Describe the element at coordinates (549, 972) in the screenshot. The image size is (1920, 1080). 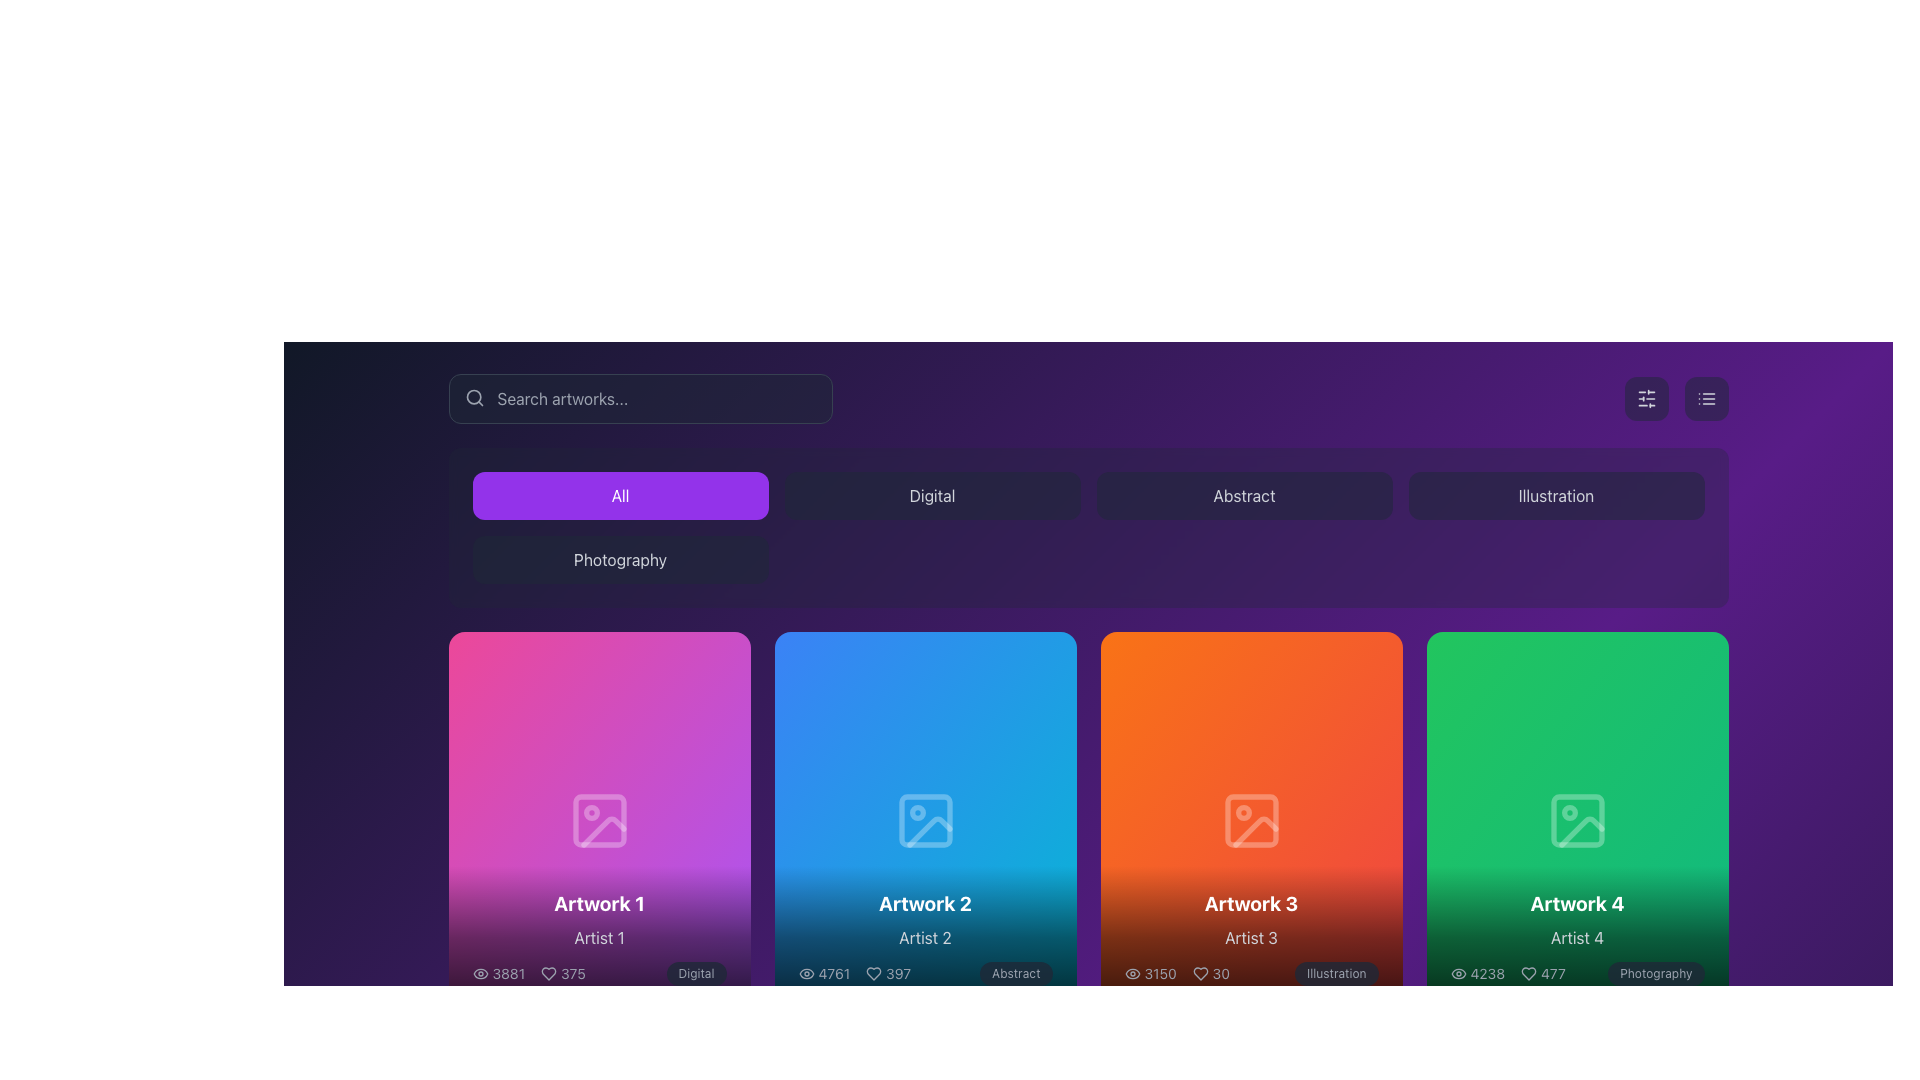
I see `the heart-shaped icon located within the content card for 'Artwork 1', positioned in the lower section of the card near the numeric label` at that location.